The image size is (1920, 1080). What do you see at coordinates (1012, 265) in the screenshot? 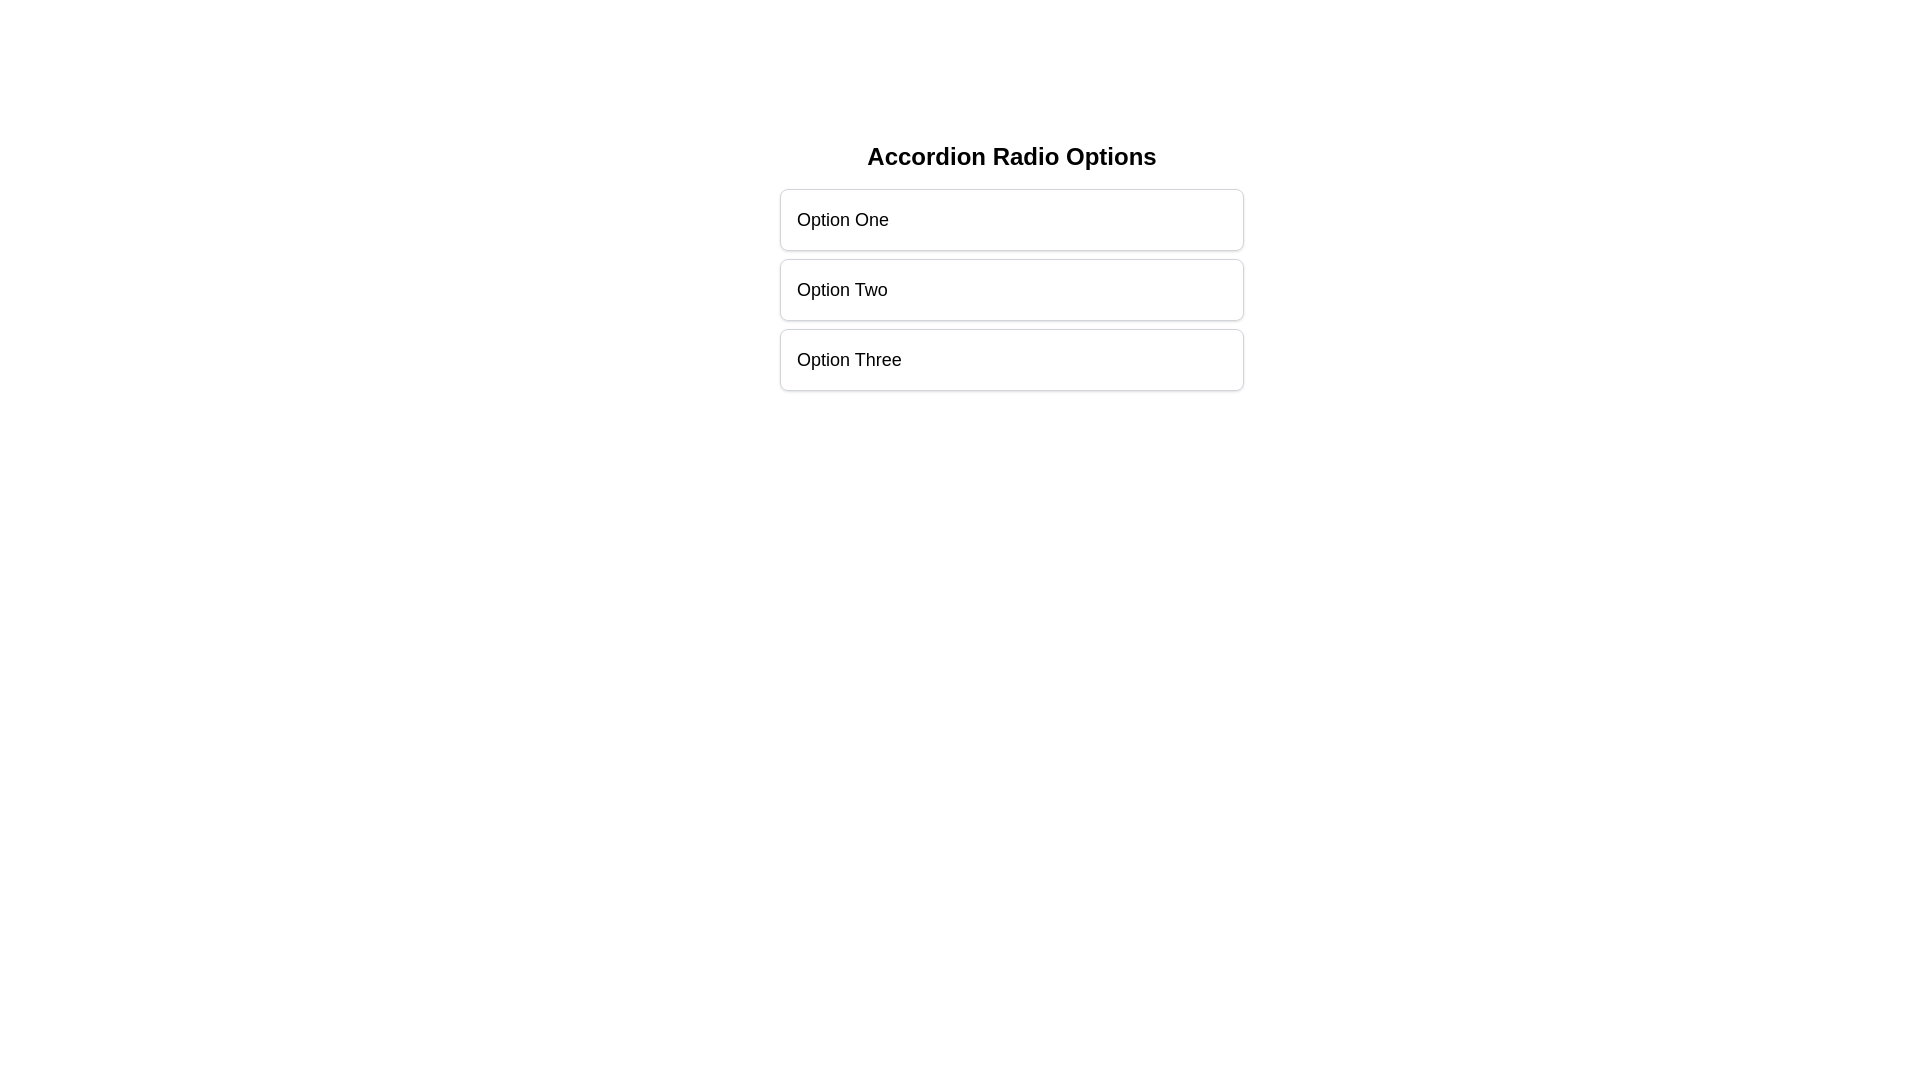
I see `the 'Option Two' radio button` at bounding box center [1012, 265].